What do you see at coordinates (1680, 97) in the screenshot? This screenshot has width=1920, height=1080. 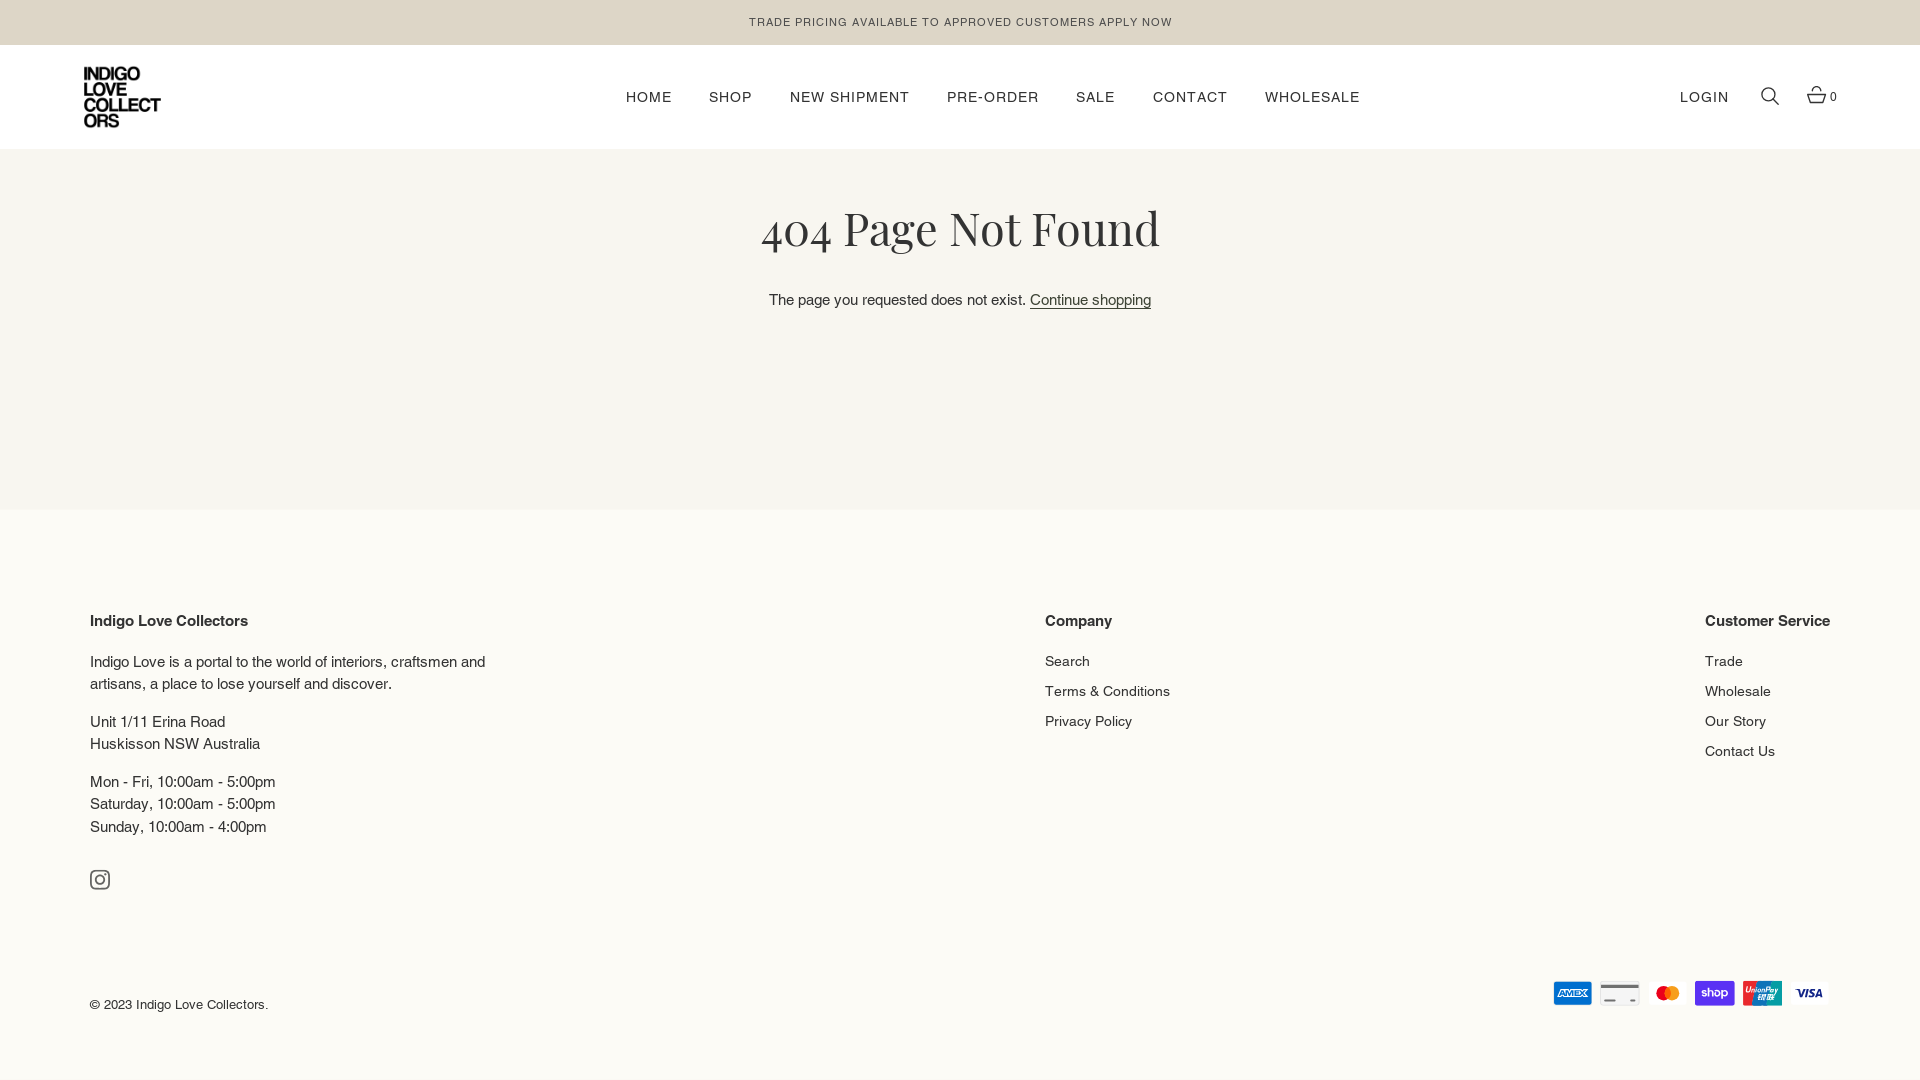 I see `'LOGIN'` at bounding box center [1680, 97].